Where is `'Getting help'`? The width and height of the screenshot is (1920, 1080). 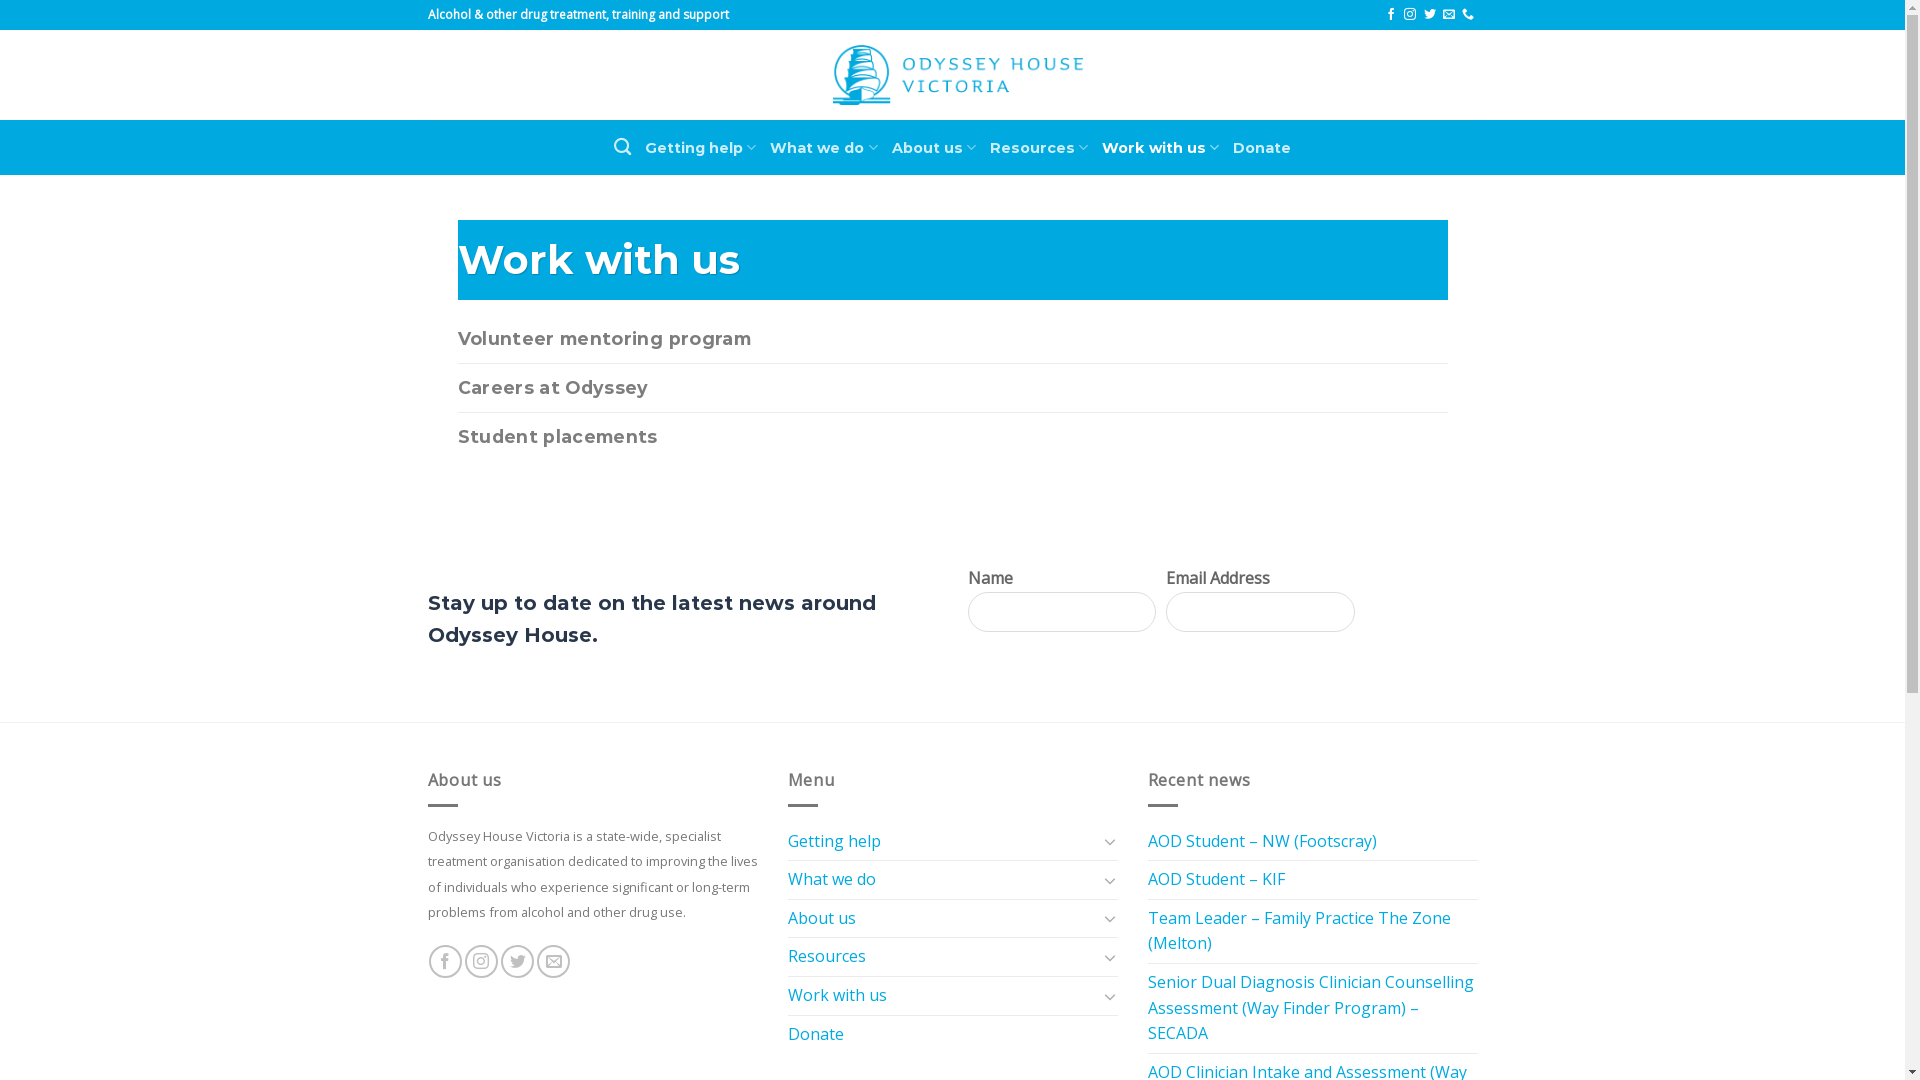 'Getting help' is located at coordinates (700, 145).